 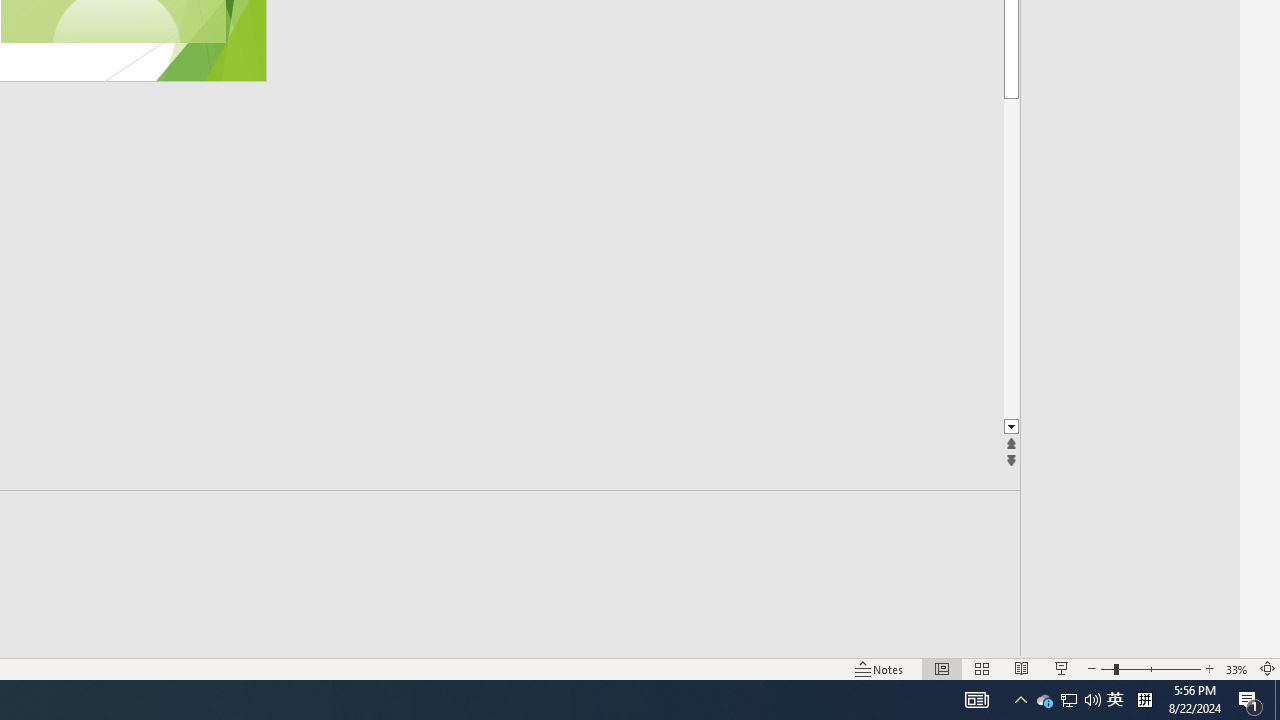 I want to click on 'Zoom 33%', so click(x=1236, y=669).